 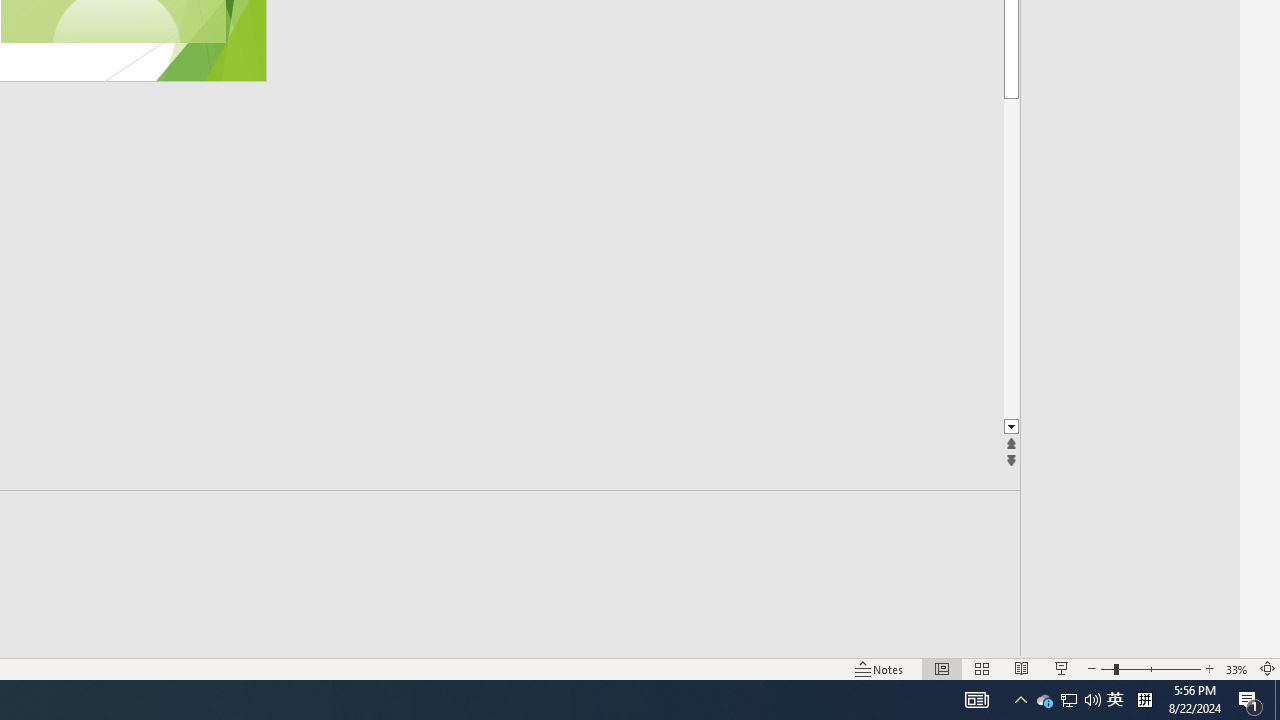 I want to click on 'Zoom 33%', so click(x=1236, y=669).